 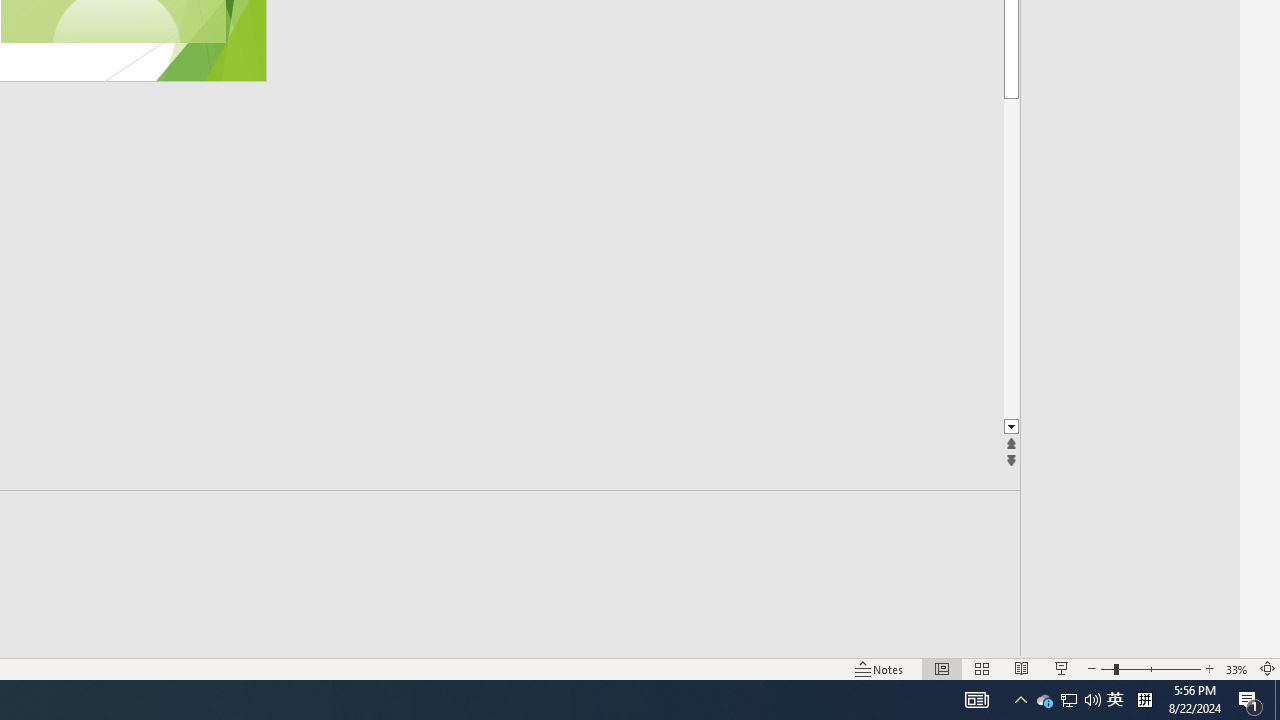 I want to click on 'Zoom 33%', so click(x=1236, y=669).